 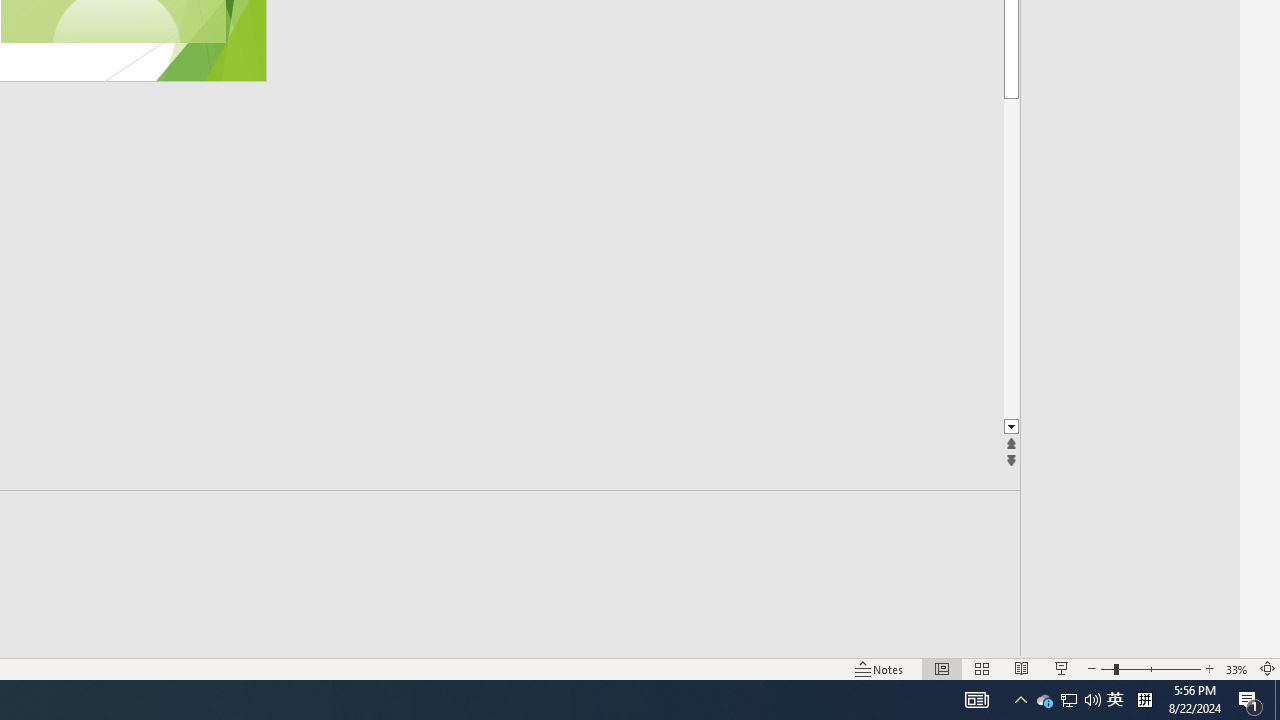 I want to click on 'Zoom 33%', so click(x=1236, y=669).